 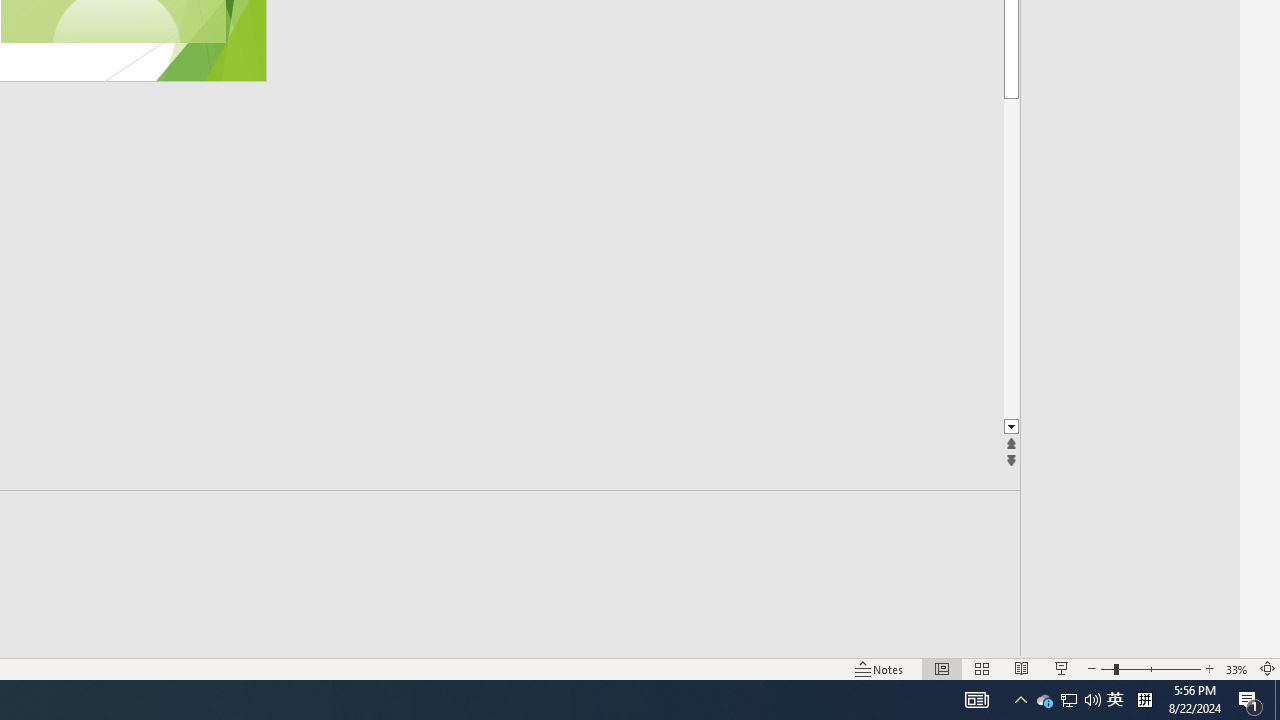 I want to click on 'Zoom 33%', so click(x=1236, y=669).